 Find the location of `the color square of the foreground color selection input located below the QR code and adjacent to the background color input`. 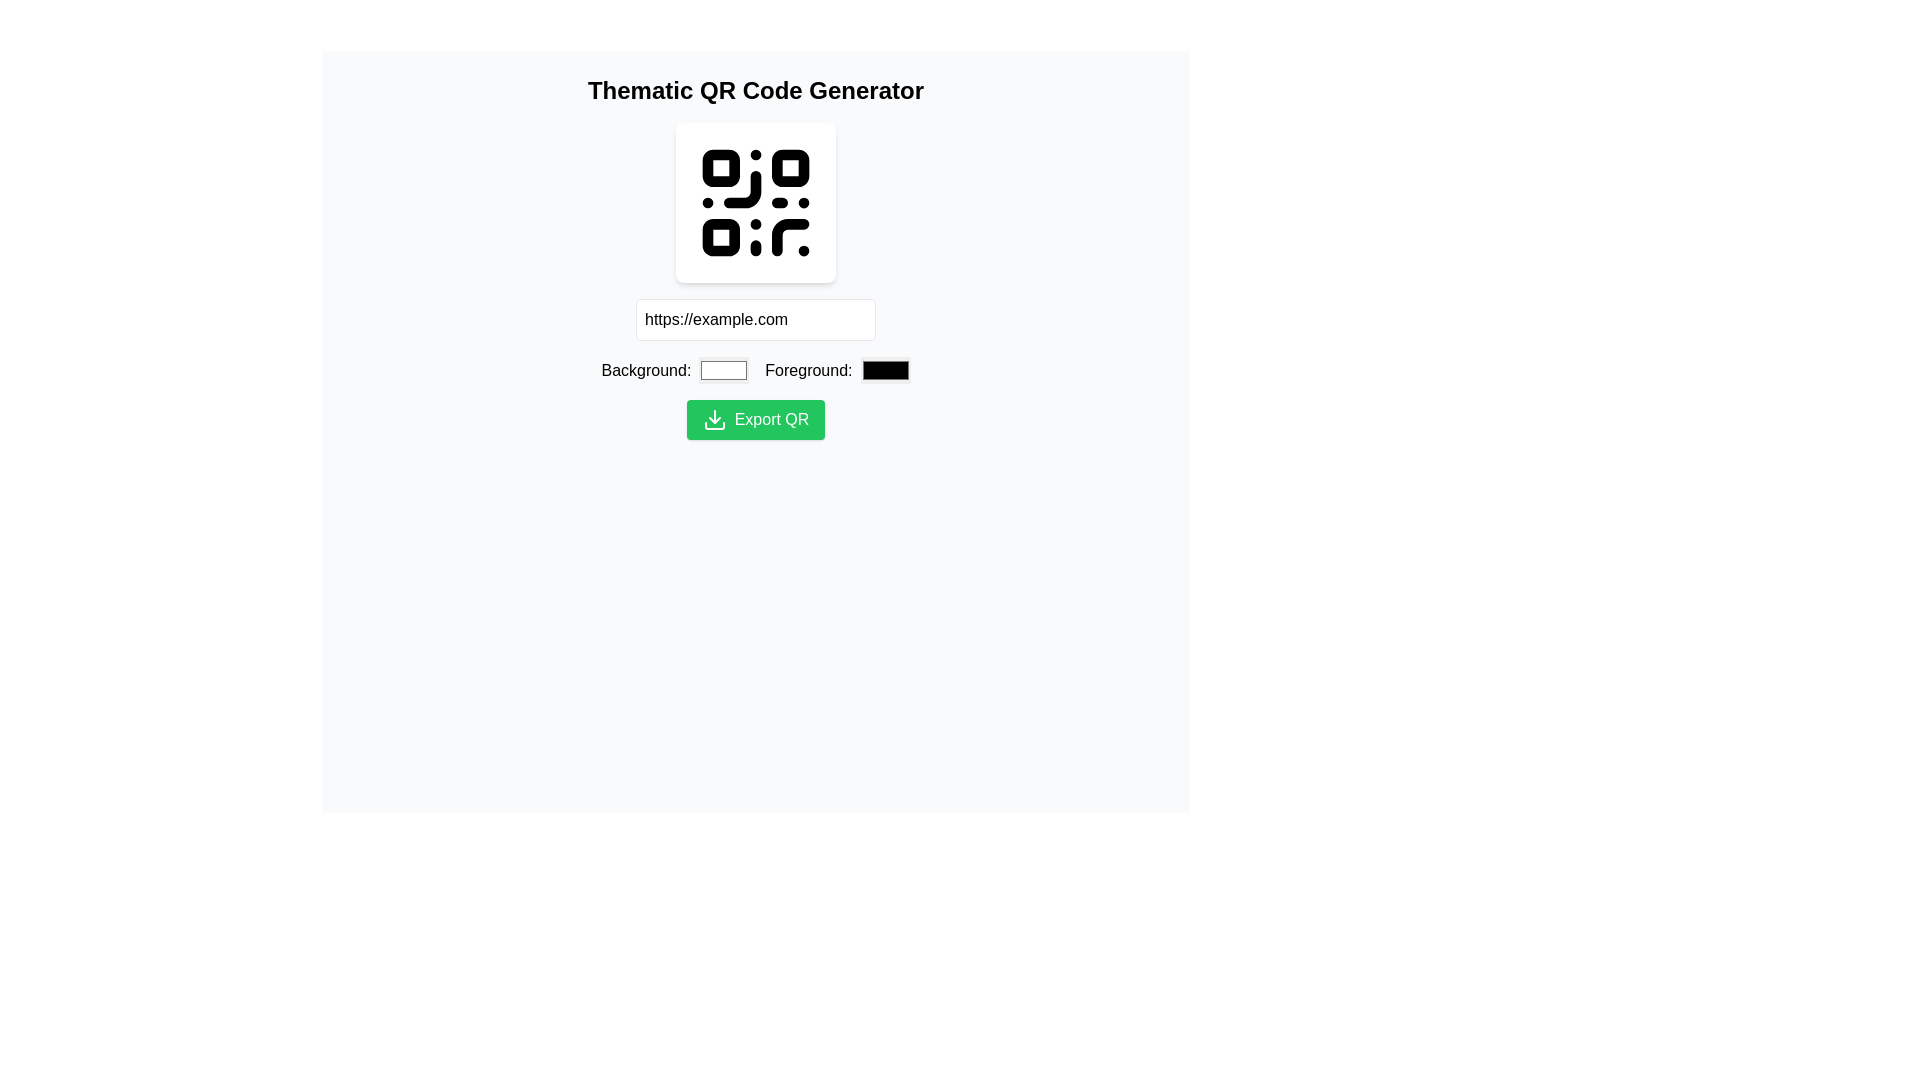

the color square of the foreground color selection input located below the QR code and adjacent to the background color input is located at coordinates (837, 370).